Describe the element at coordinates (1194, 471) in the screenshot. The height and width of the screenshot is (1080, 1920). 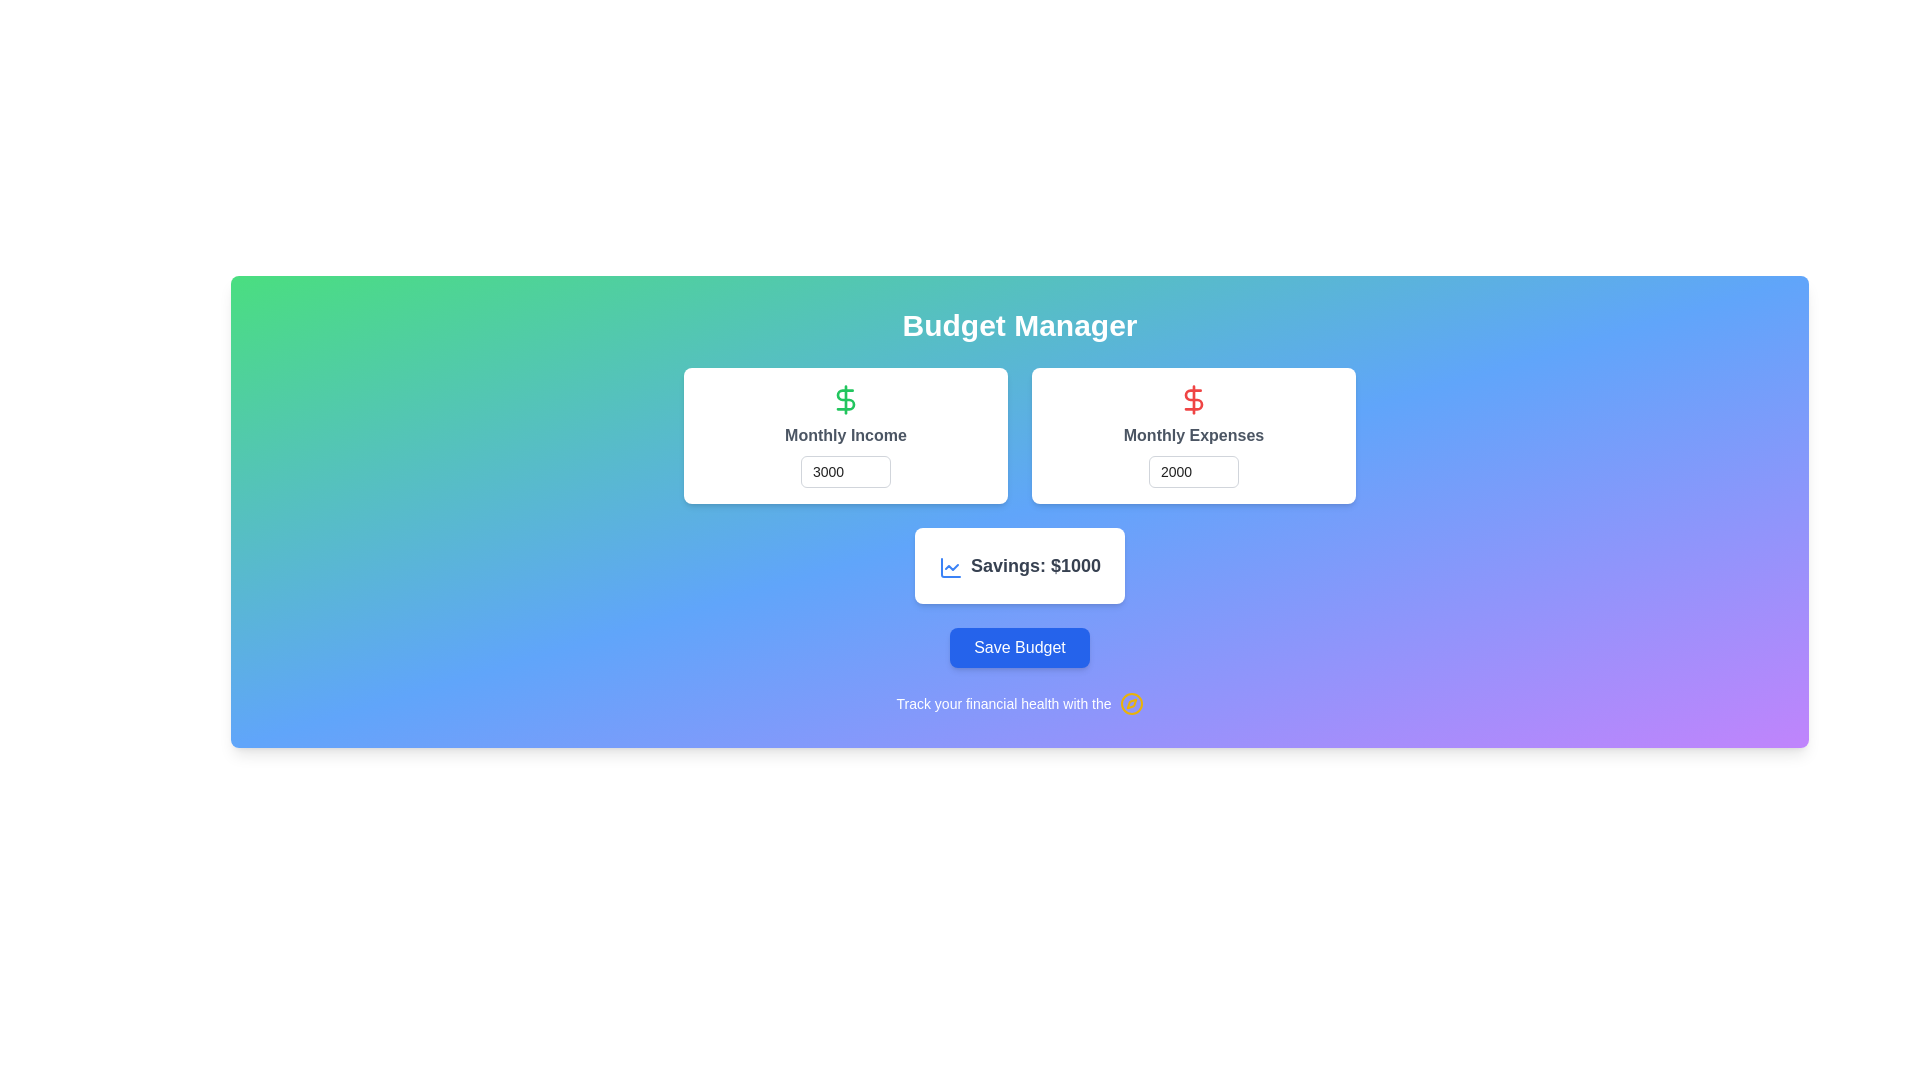
I see `the numeric input field displaying '2000'` at that location.